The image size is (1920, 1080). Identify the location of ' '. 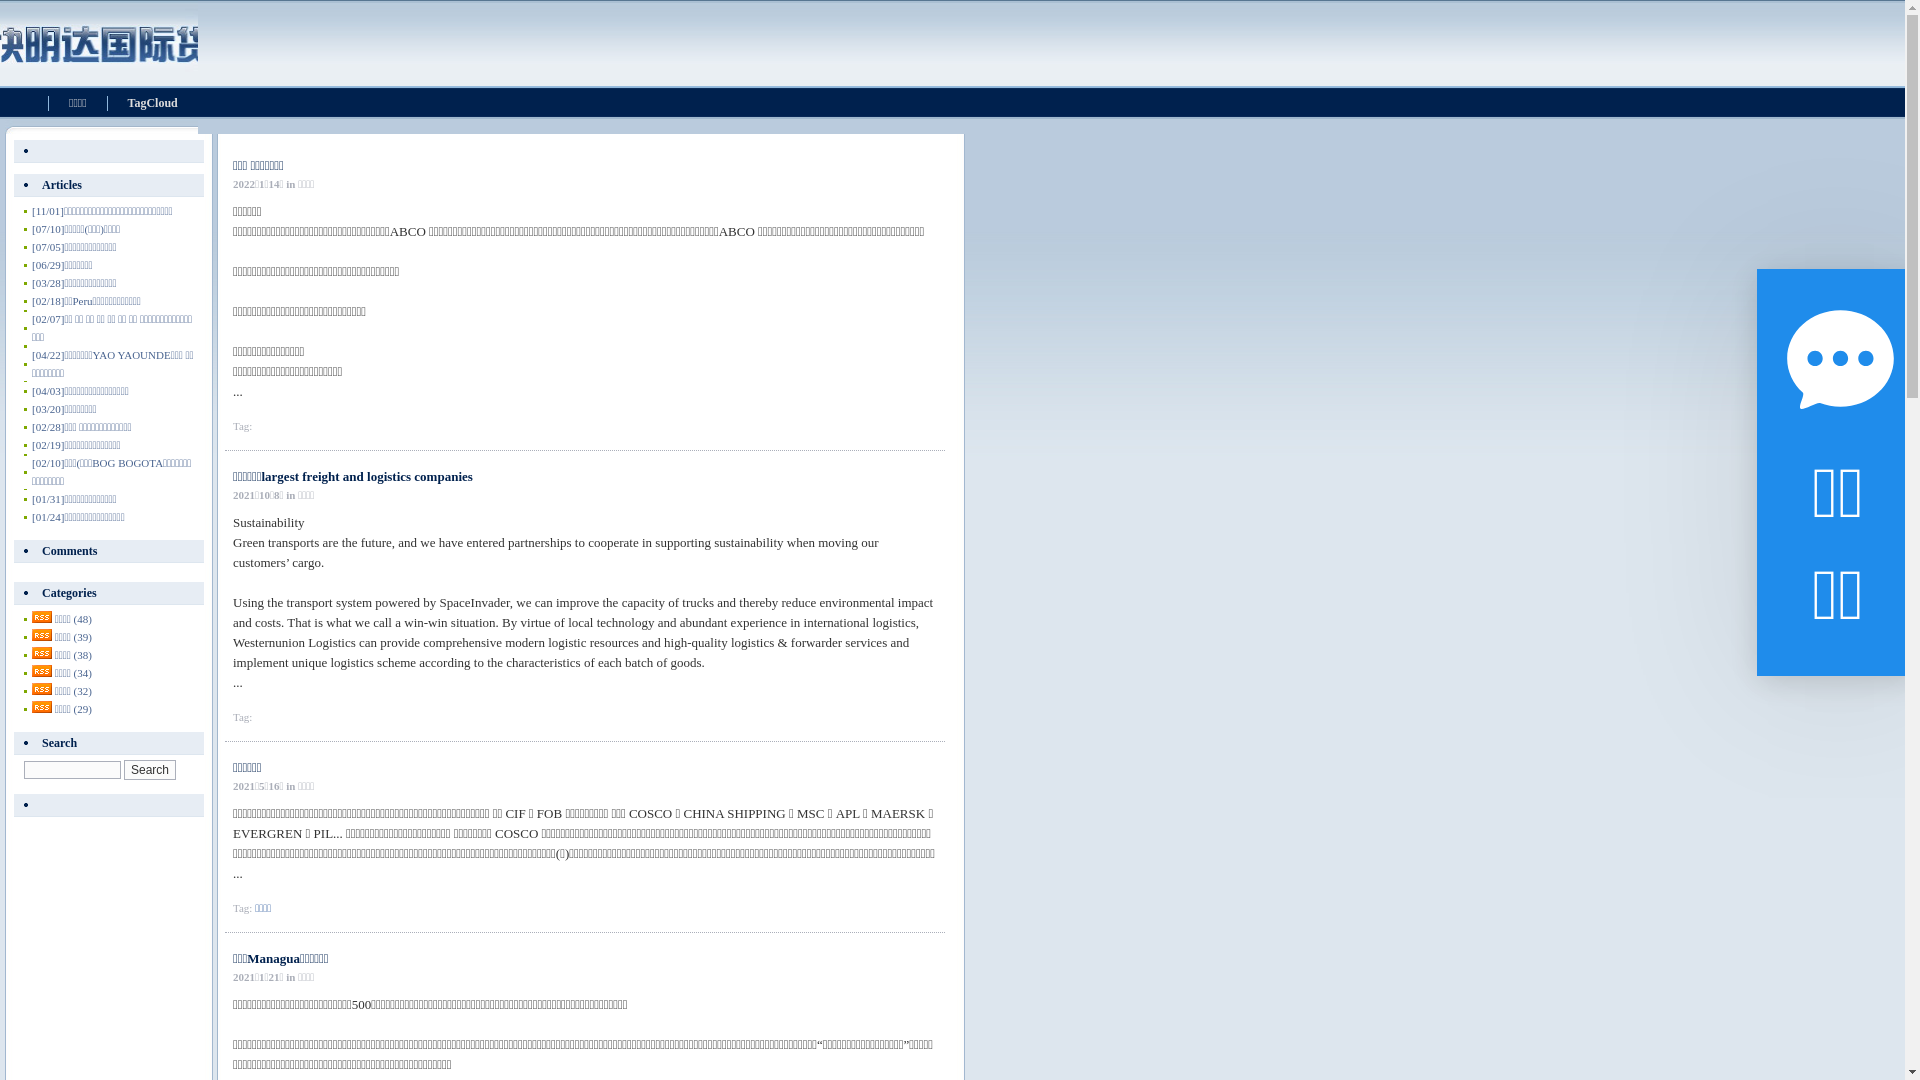
(108, 805).